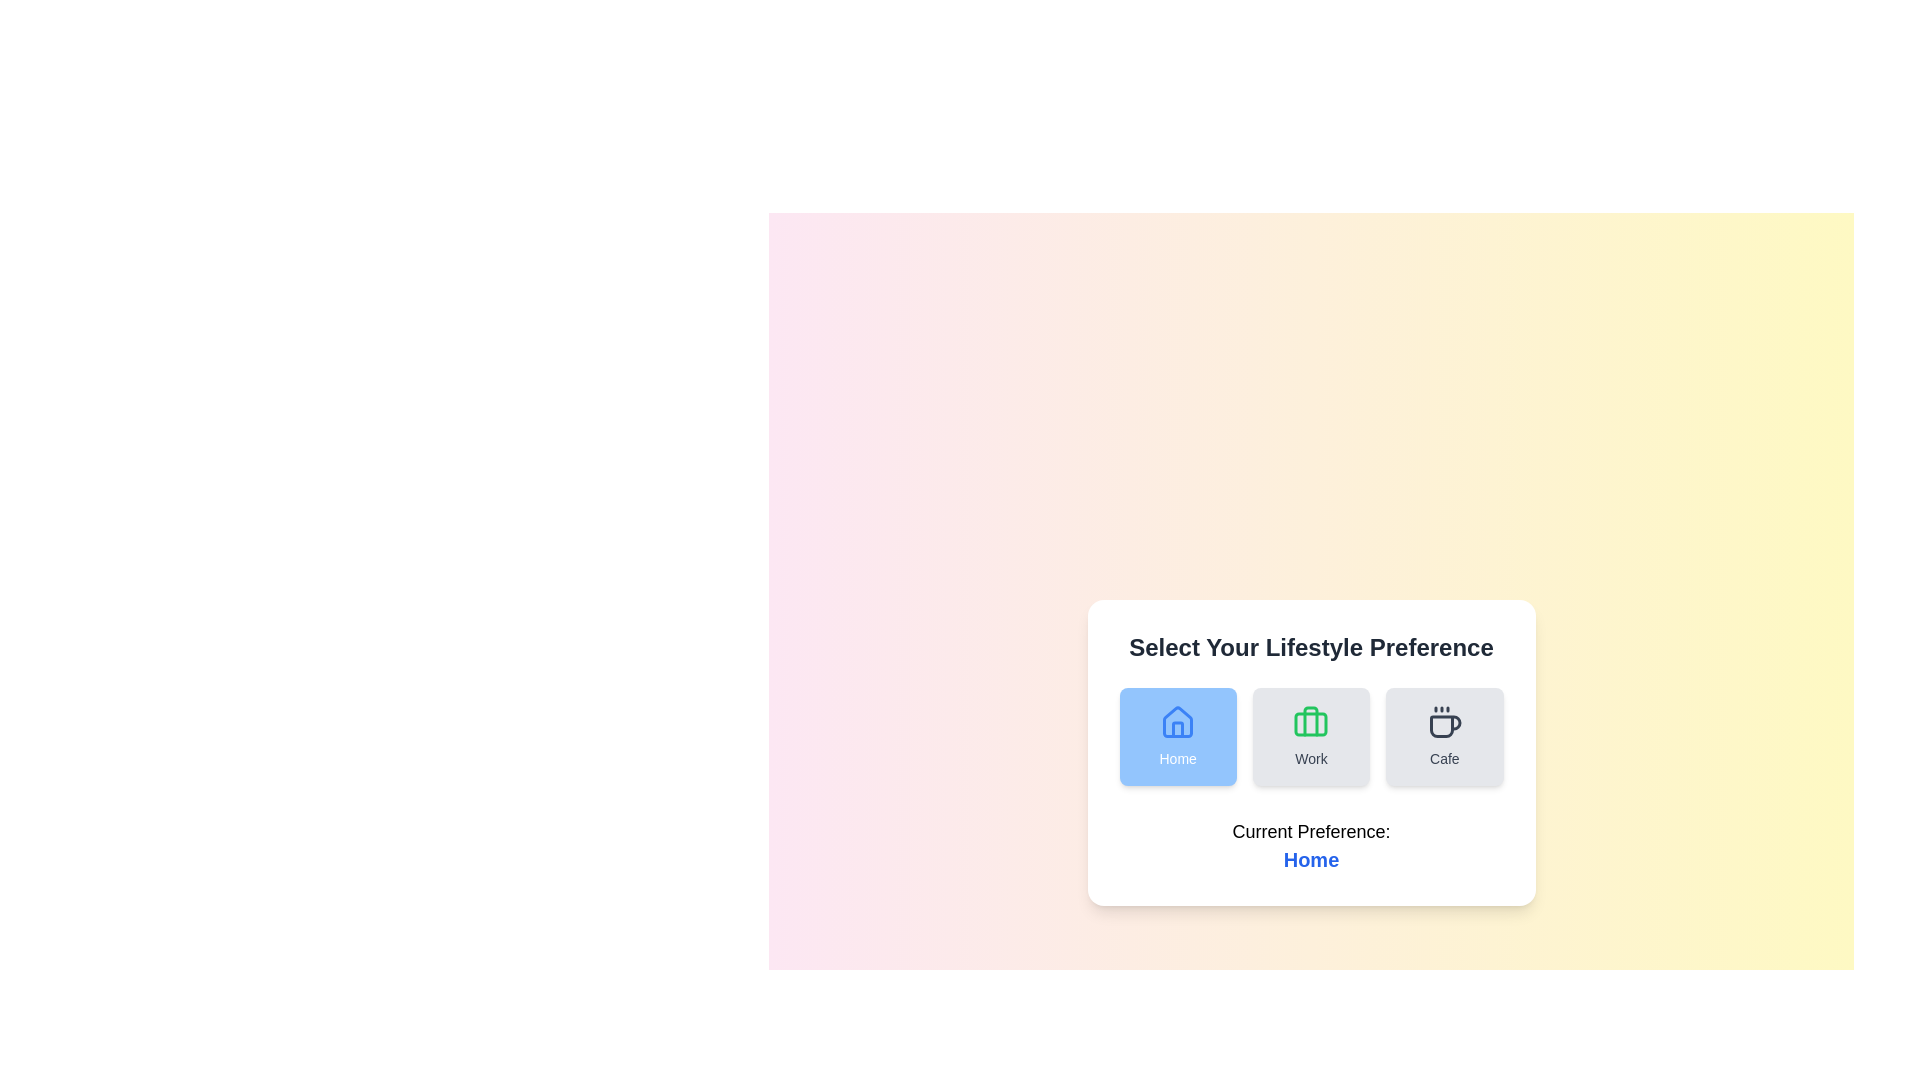 This screenshot has width=1920, height=1080. I want to click on the coffee cup icon, so click(1444, 722).